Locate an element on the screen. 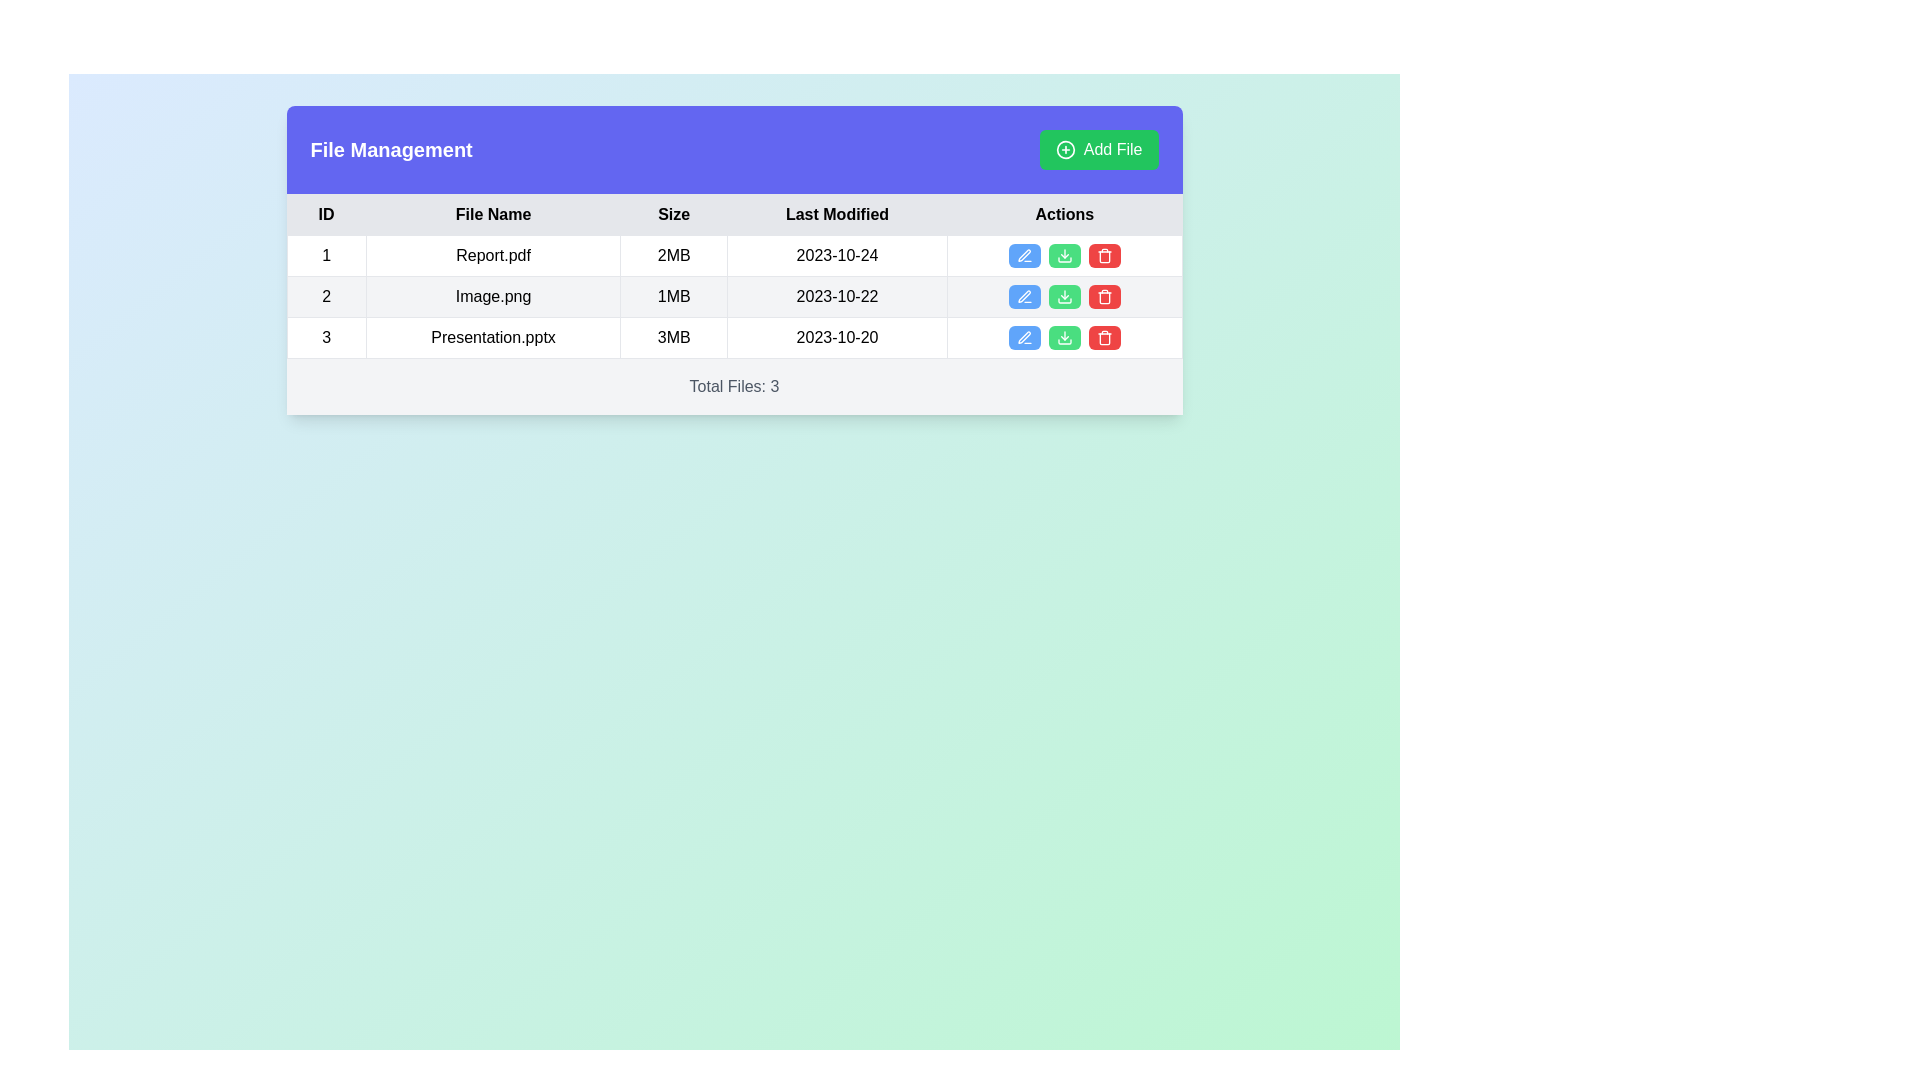  the 'Size' header label in the table, which is located at the third position between 'File Name' and 'Last Modified' is located at coordinates (674, 215).